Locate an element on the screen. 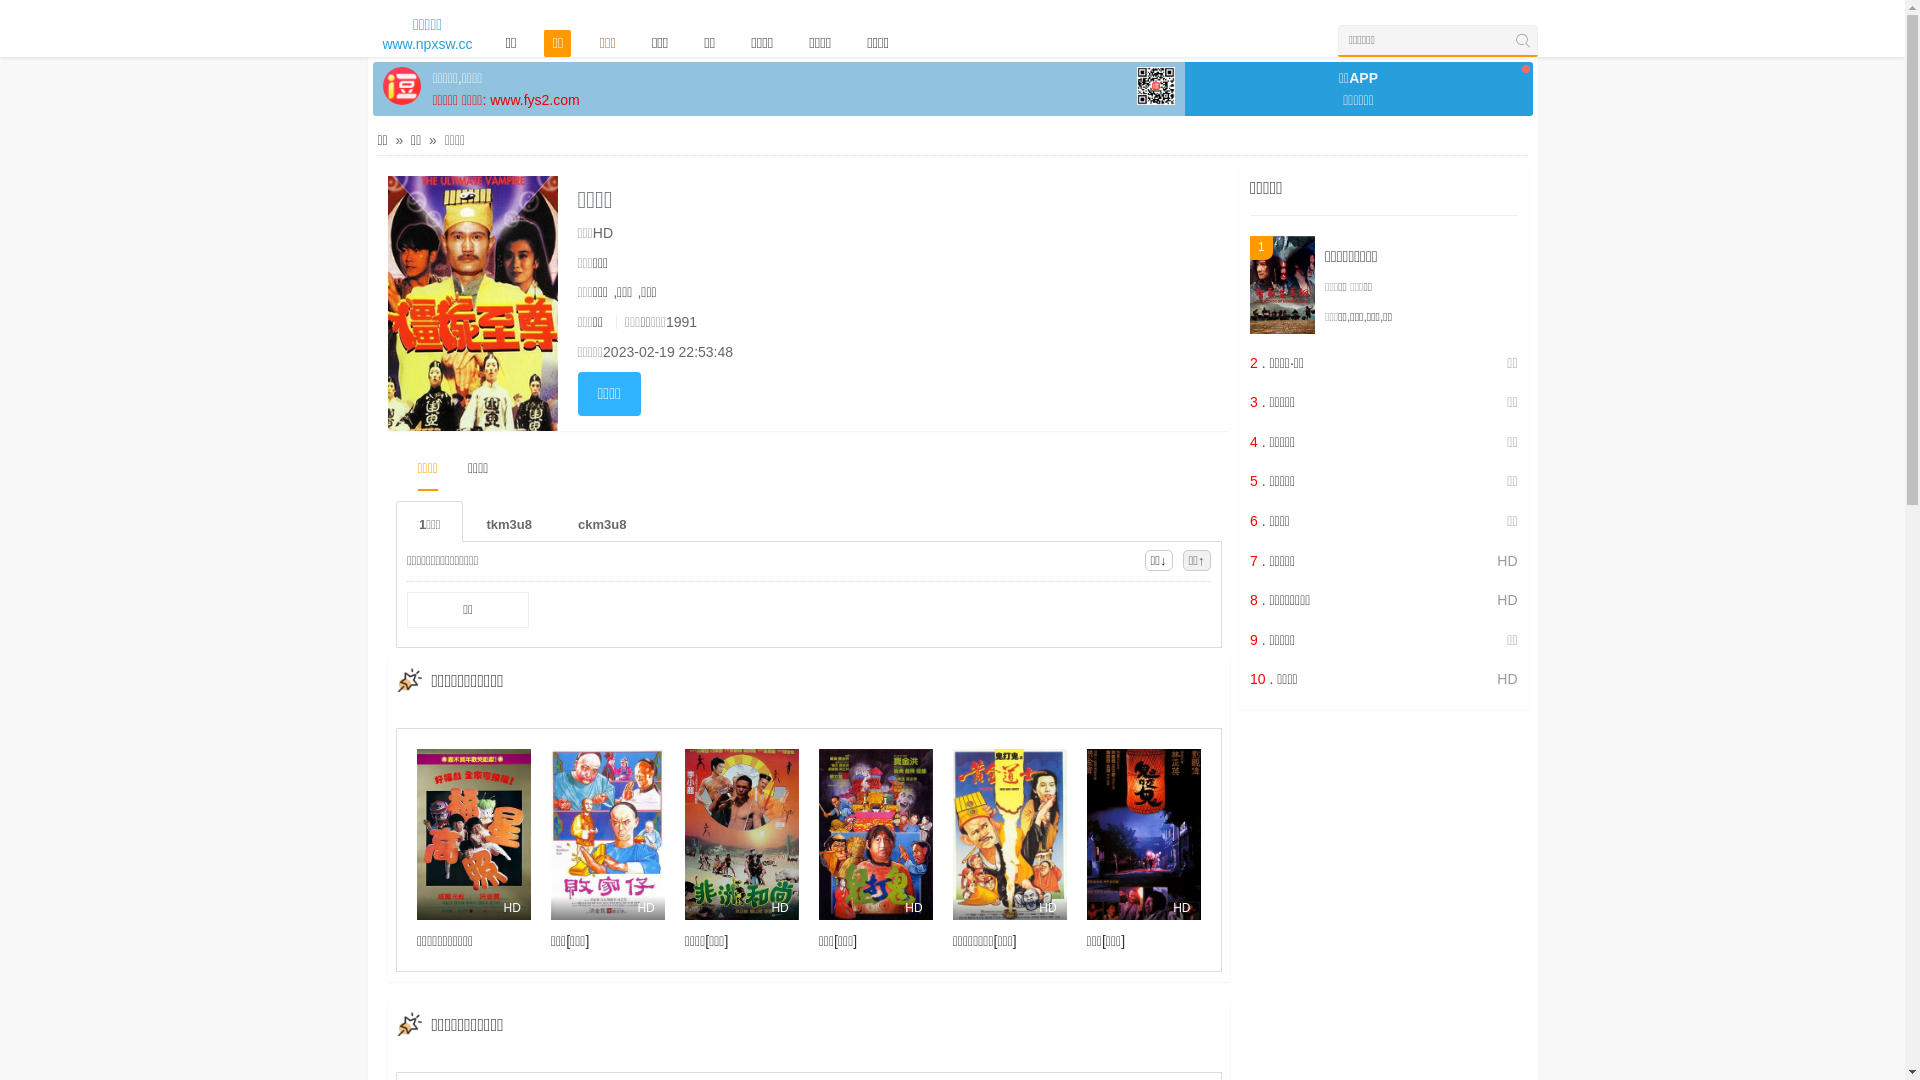  'tkm3u8' is located at coordinates (508, 520).